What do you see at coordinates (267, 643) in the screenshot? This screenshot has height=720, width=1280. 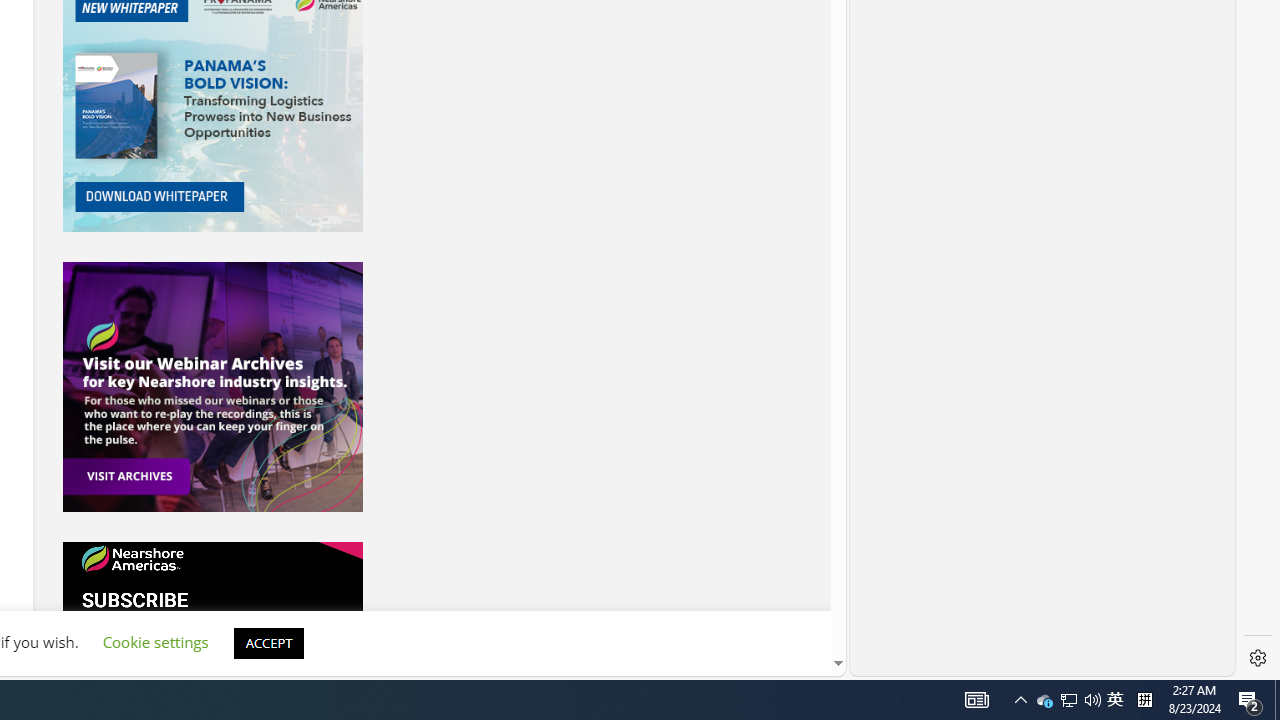 I see `'ACCEPT'` at bounding box center [267, 643].